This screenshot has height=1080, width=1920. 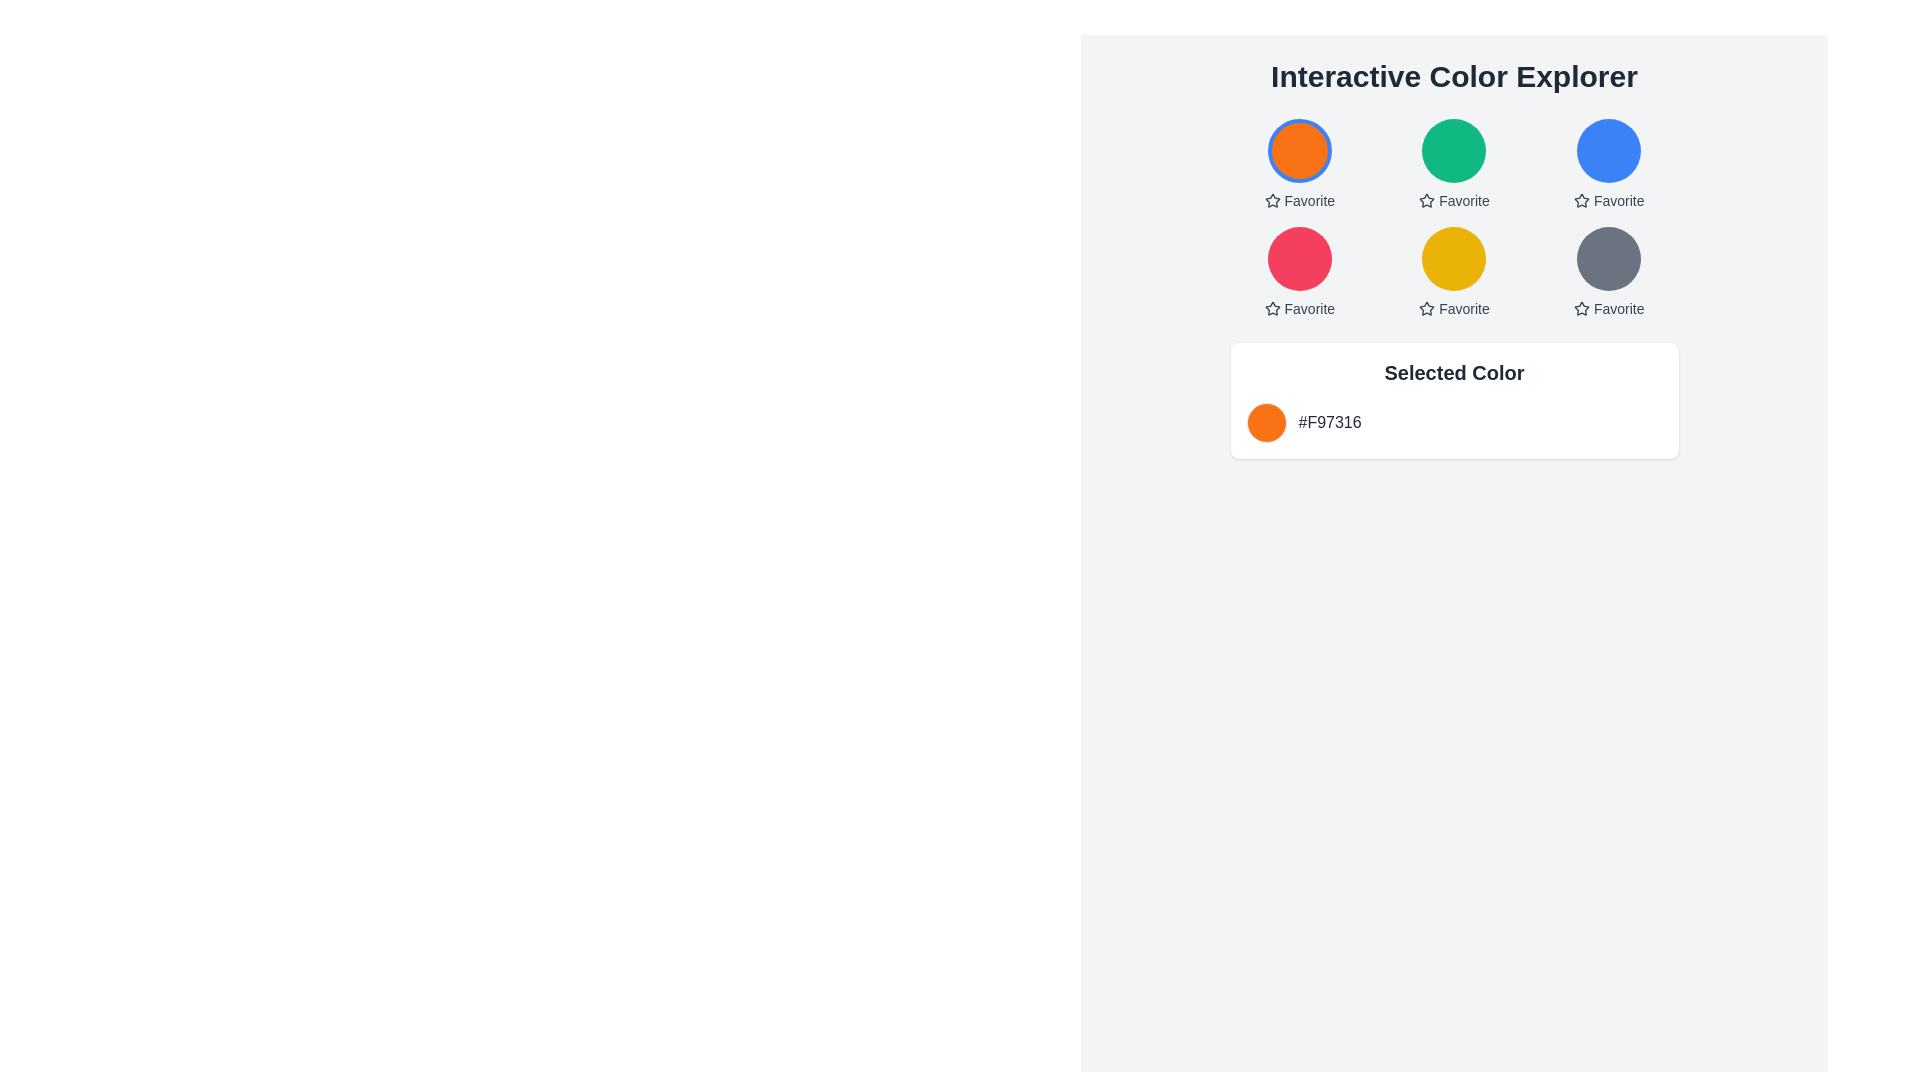 I want to click on the 'Favorite' text label, which is a small gray label located to the right of the star-shaped icon and below the green circular color swatch, so click(x=1464, y=200).